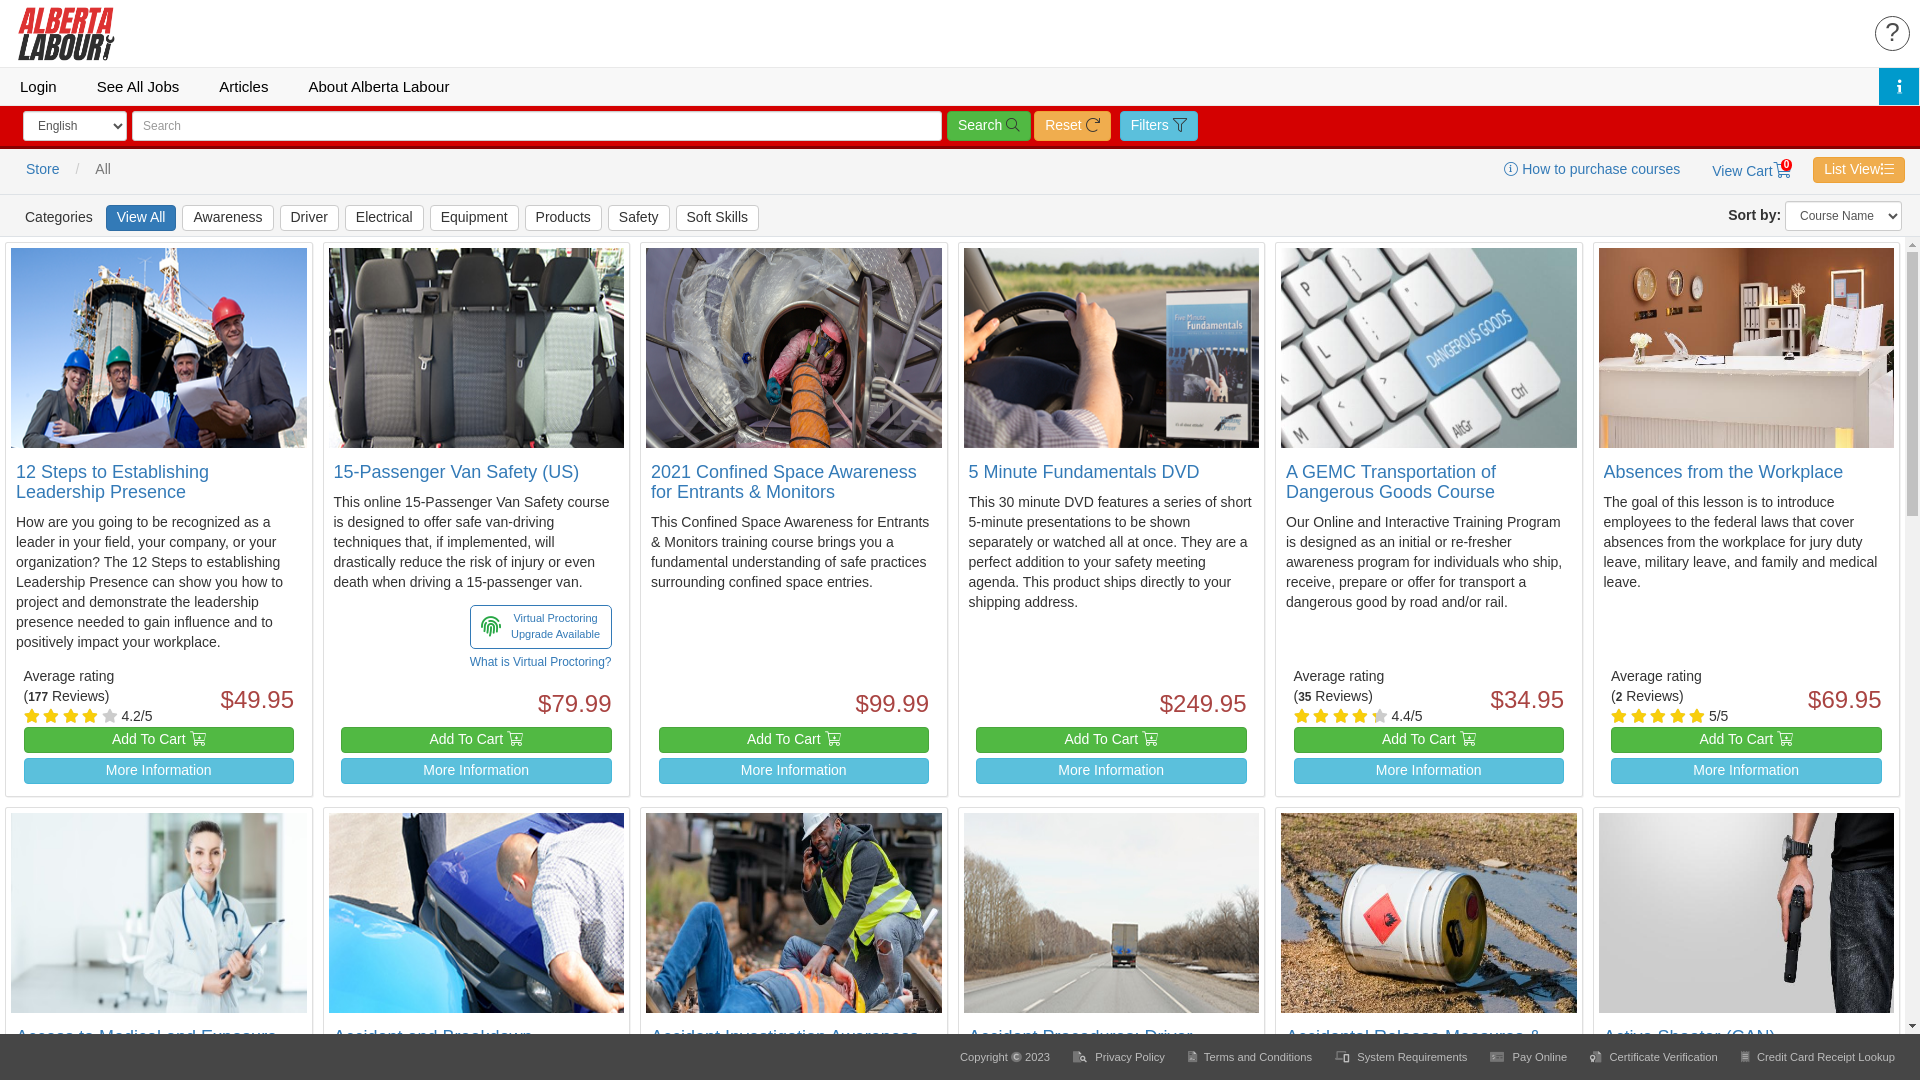 The height and width of the screenshot is (1080, 1920). I want to click on 'Login', so click(38, 85).